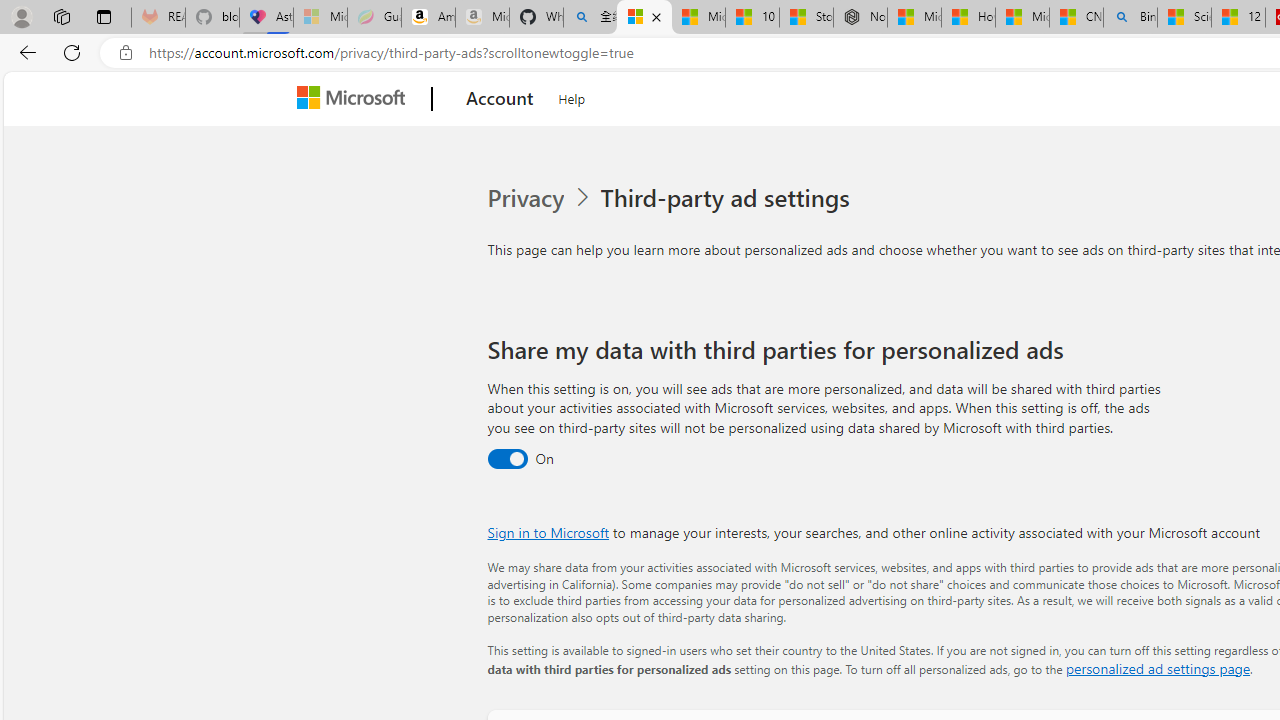 Image resolution: width=1280 pixels, height=720 pixels. What do you see at coordinates (860, 17) in the screenshot?
I see `'Nordace - Nordace Siena Is Not An Ordinary Backpack'` at bounding box center [860, 17].